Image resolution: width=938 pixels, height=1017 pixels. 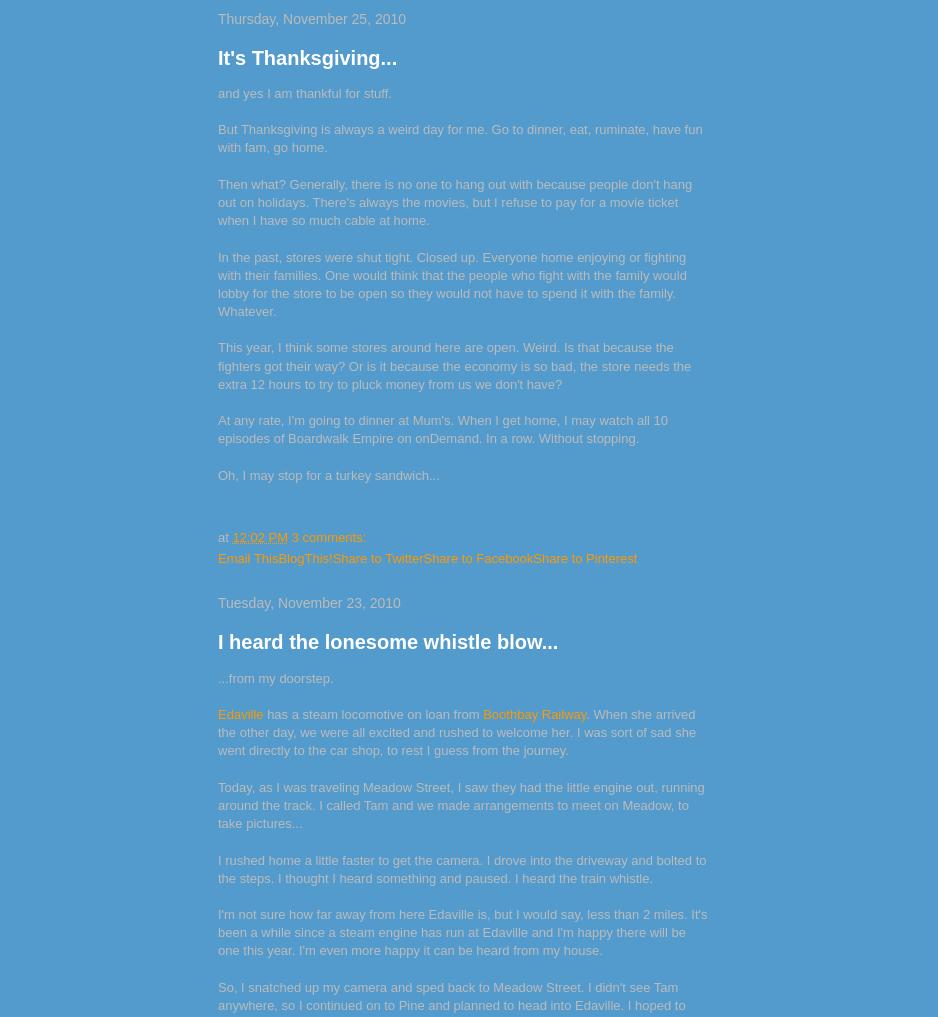 What do you see at coordinates (442, 429) in the screenshot?
I see `'At any rate, I'm going to dinner at Mum's. When I get home, I may watch all 10 episodes of Boardwalk Empire on onDemand. In a row. Without stopping.'` at bounding box center [442, 429].